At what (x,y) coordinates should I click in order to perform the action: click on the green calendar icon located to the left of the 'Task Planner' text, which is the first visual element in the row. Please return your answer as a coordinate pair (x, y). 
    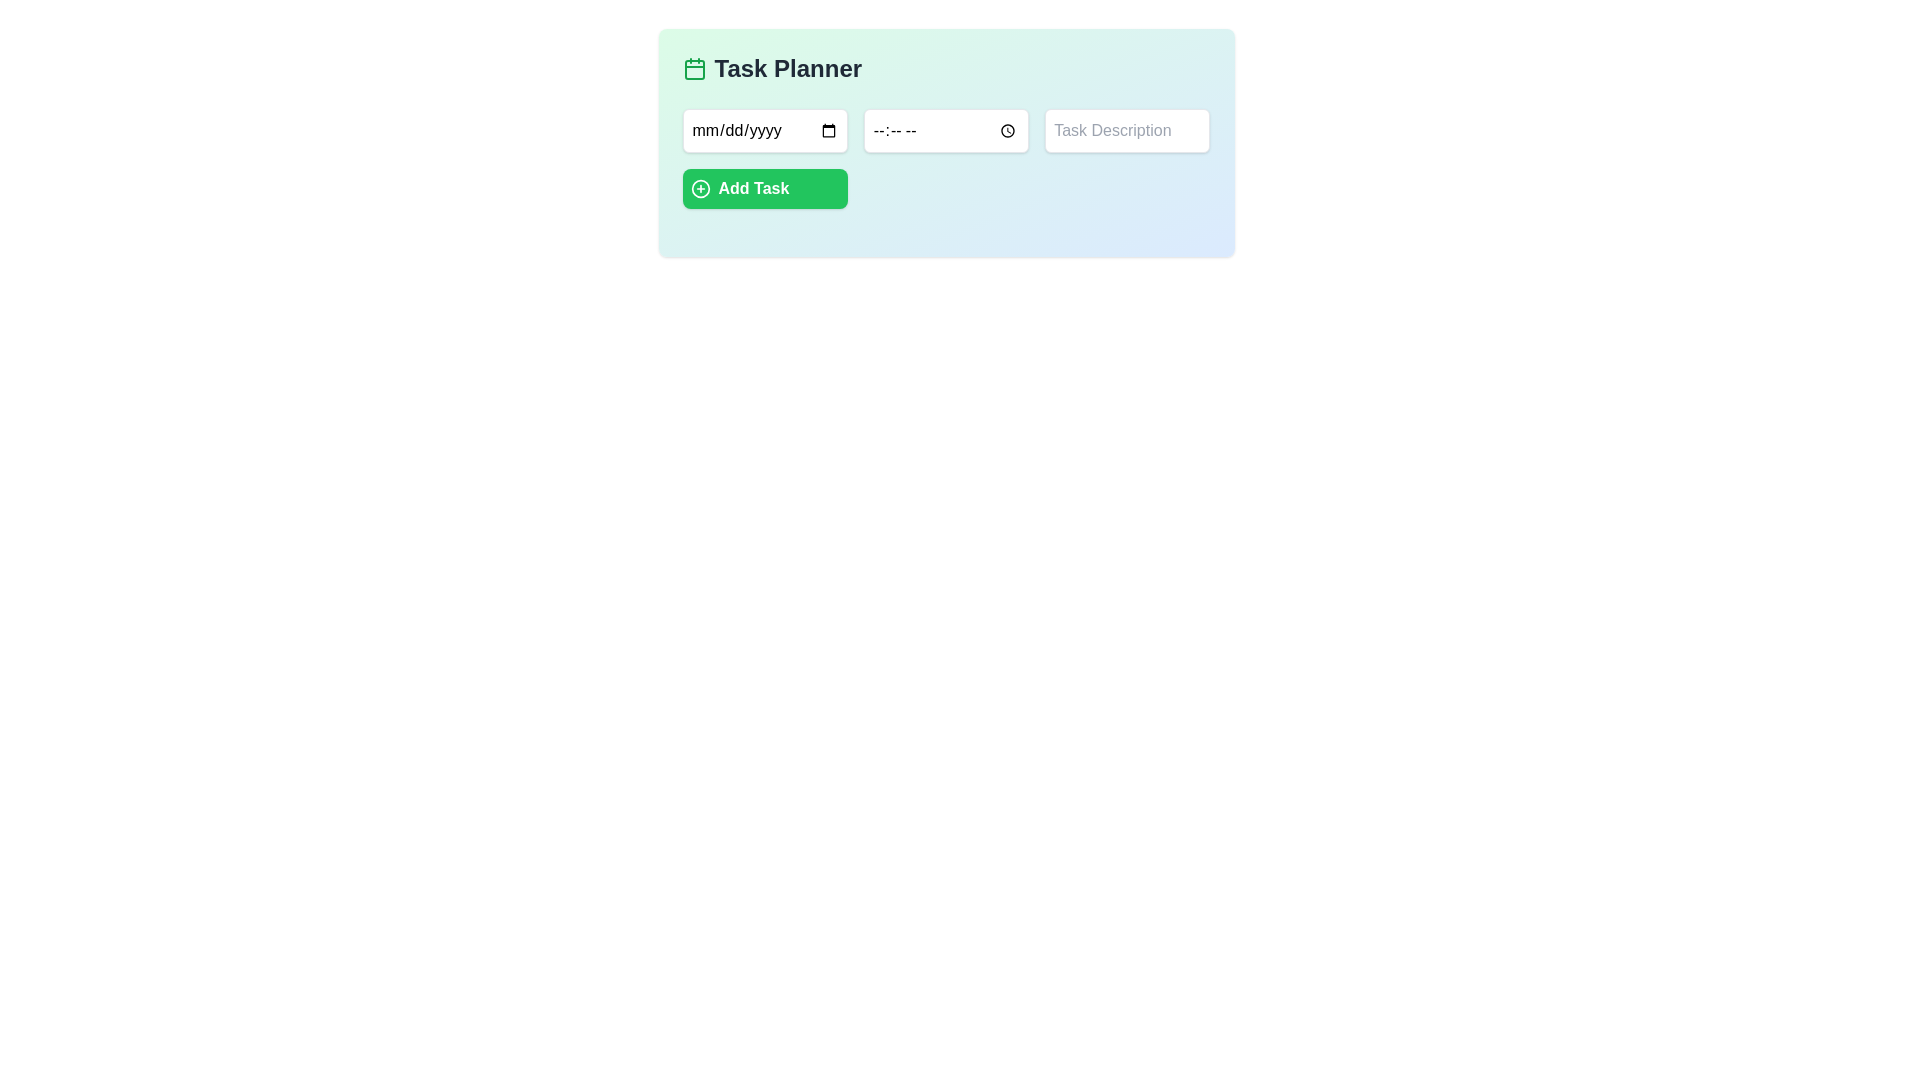
    Looking at the image, I should click on (694, 68).